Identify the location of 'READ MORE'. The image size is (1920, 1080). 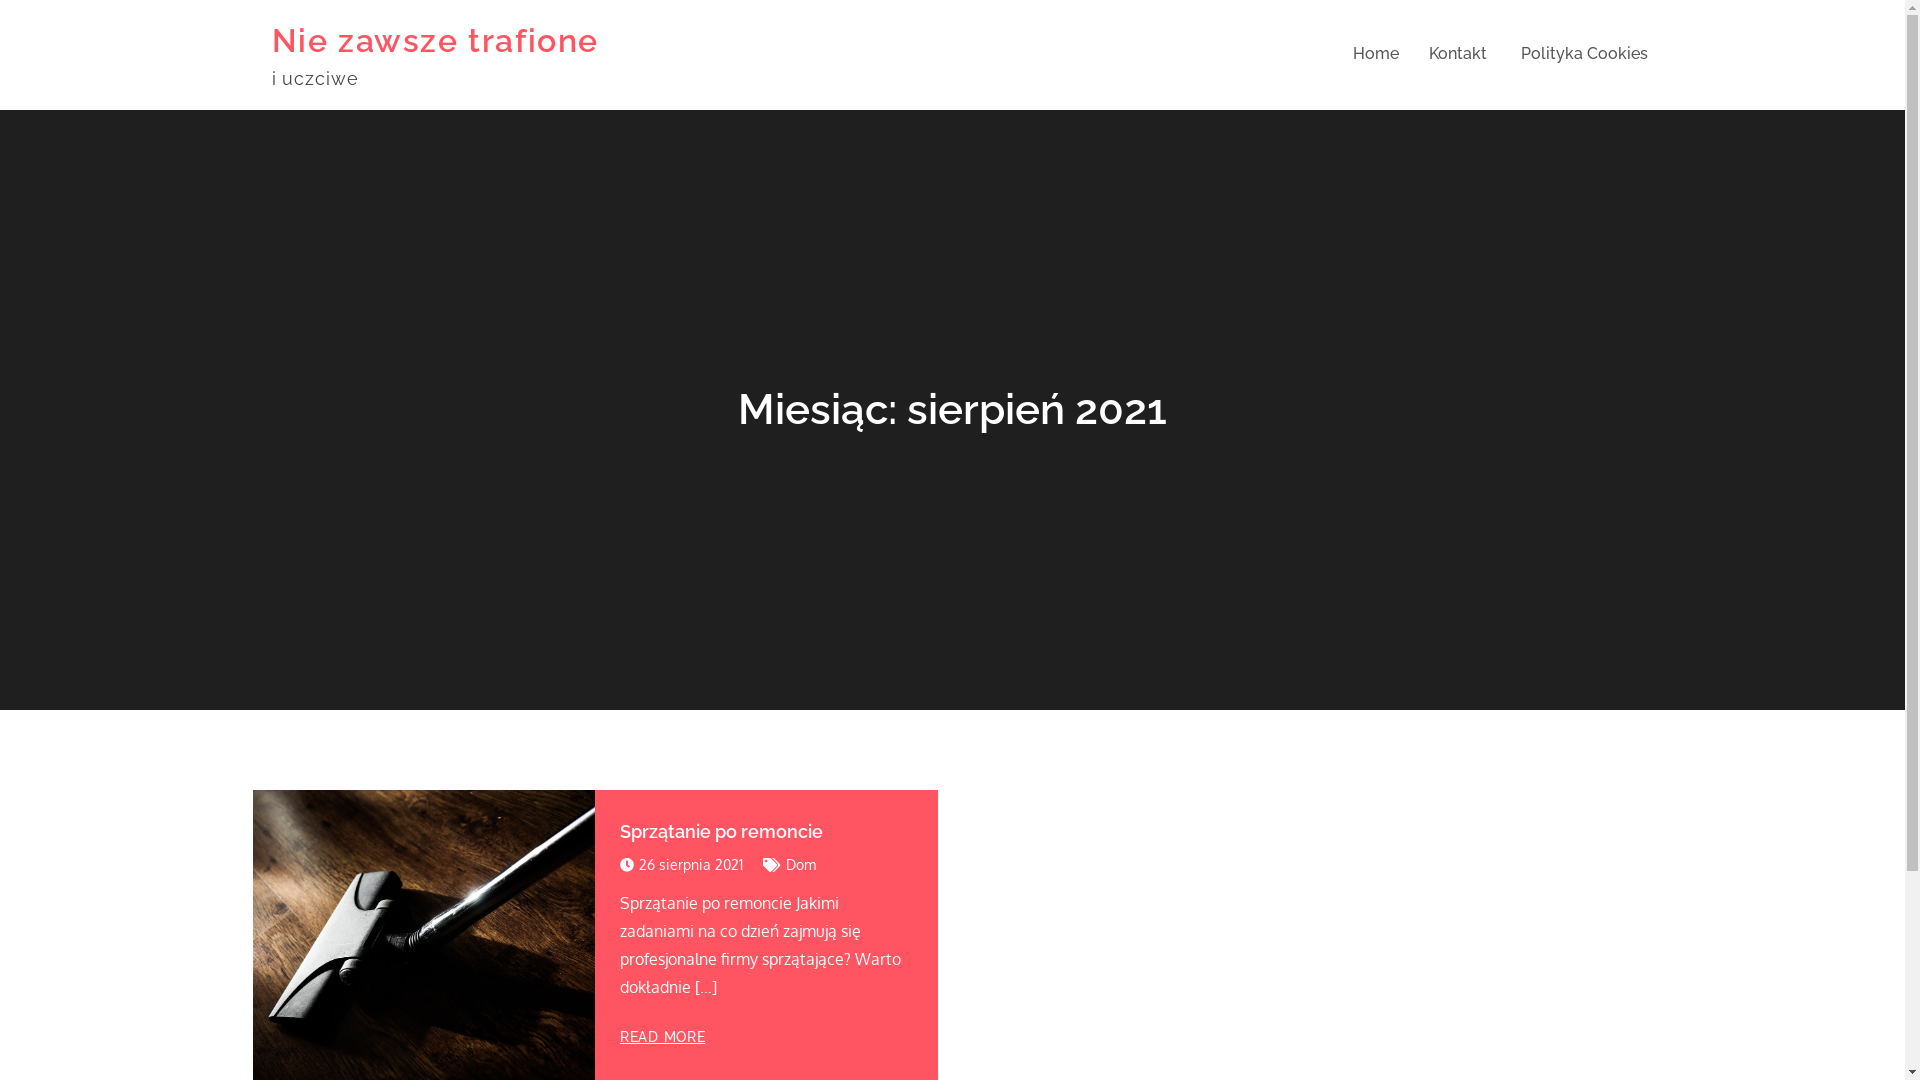
(662, 1036).